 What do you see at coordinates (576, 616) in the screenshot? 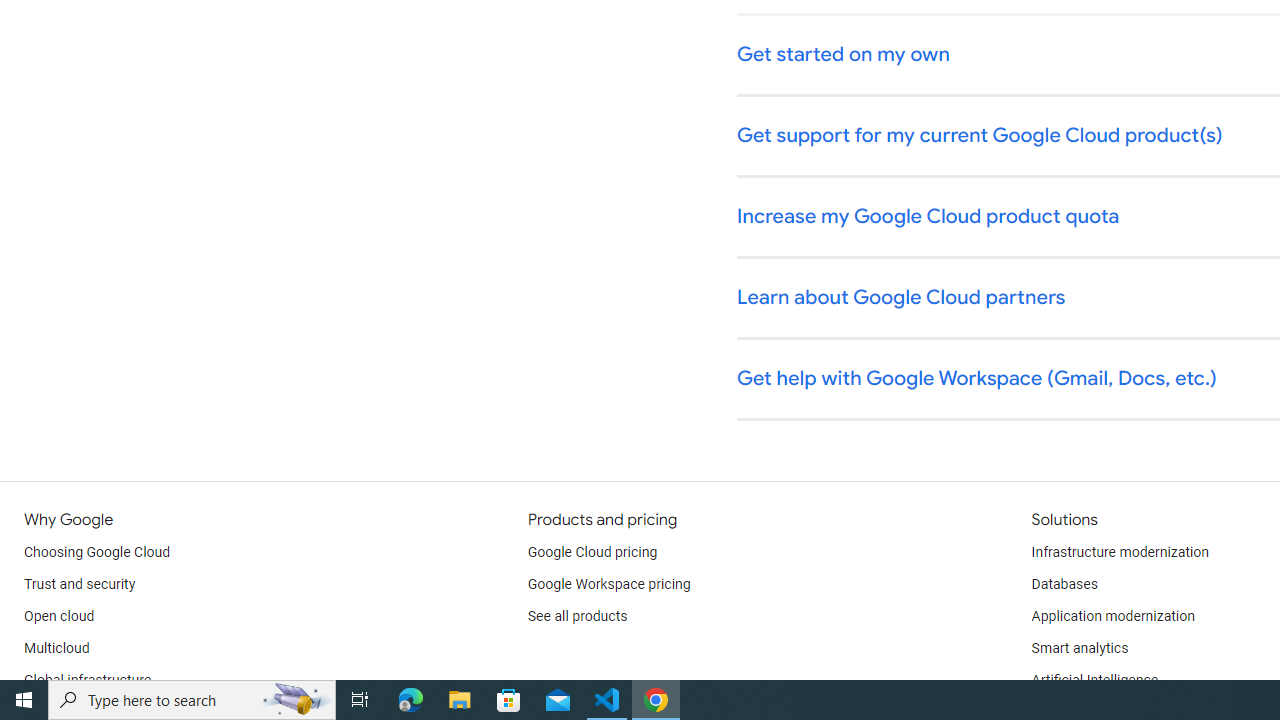
I see `'See all products'` at bounding box center [576, 616].